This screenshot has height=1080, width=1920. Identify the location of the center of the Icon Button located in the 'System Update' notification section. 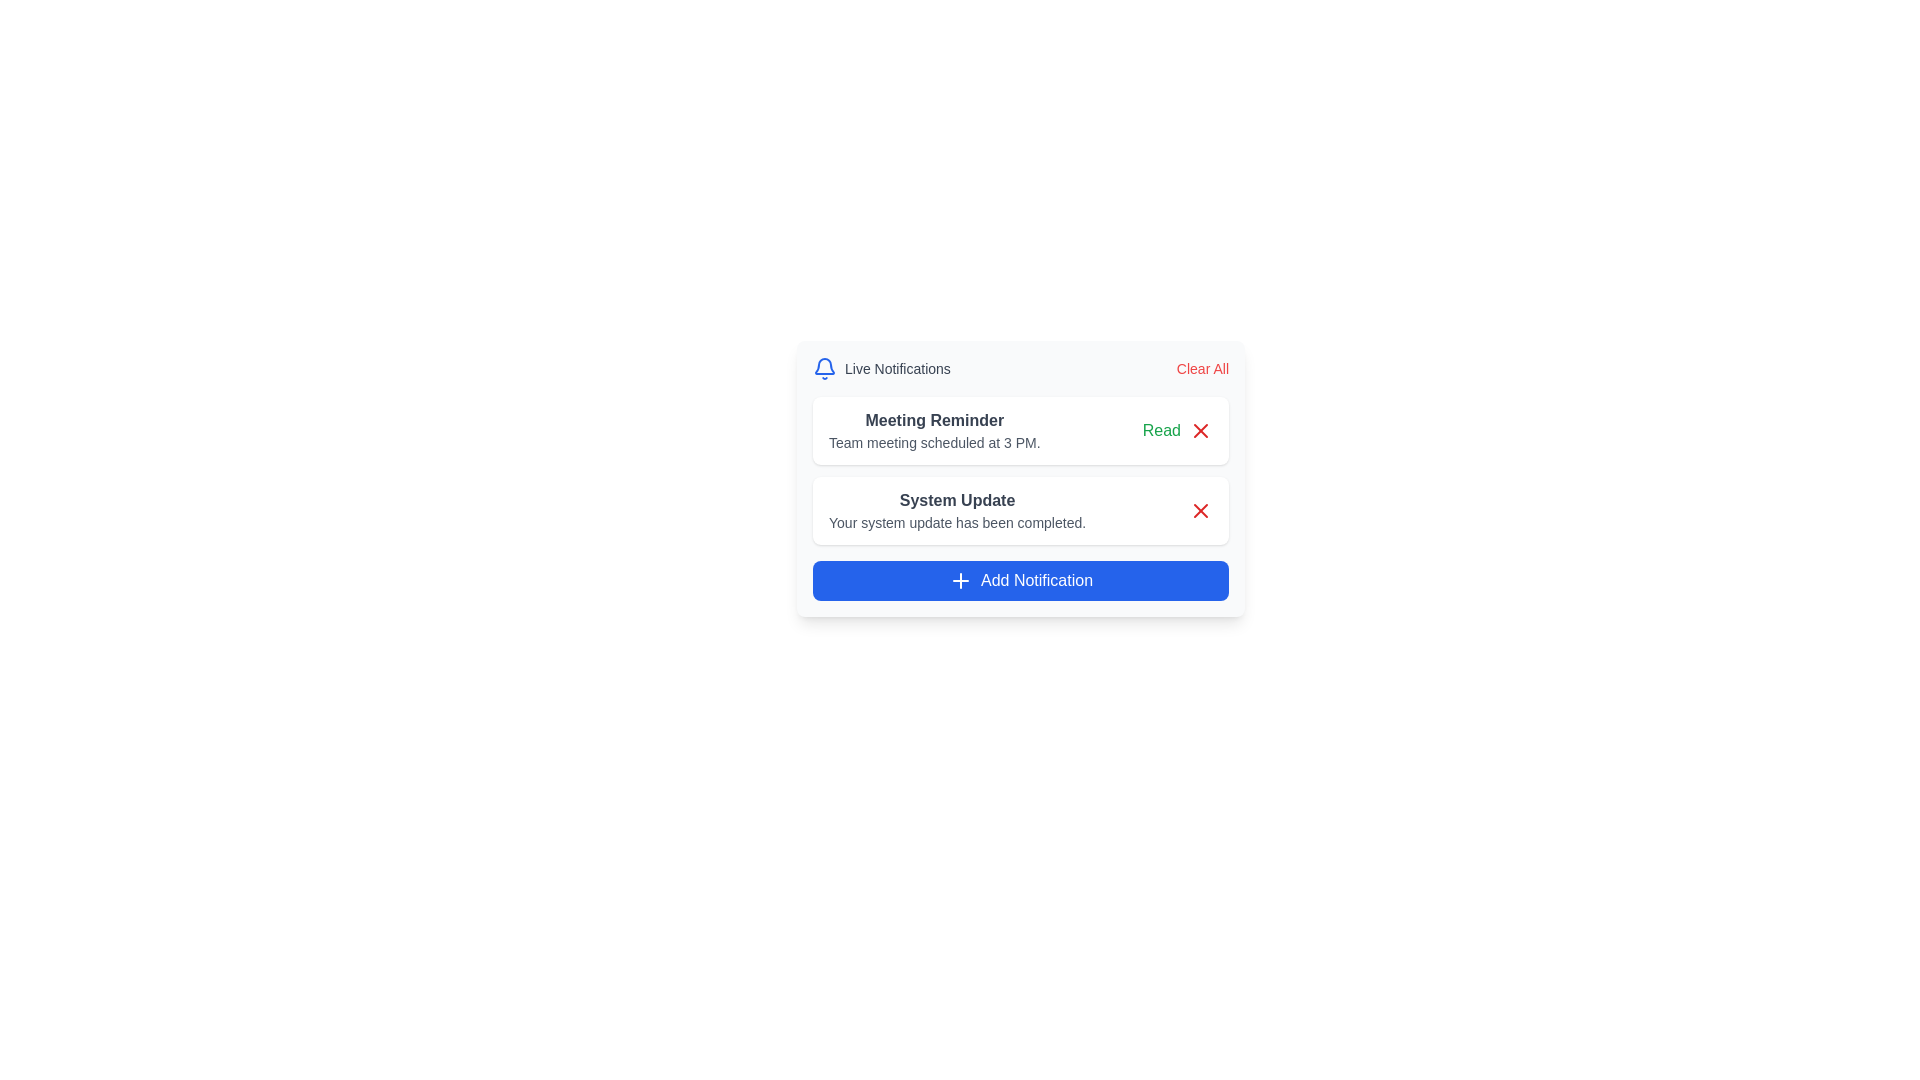
(1200, 509).